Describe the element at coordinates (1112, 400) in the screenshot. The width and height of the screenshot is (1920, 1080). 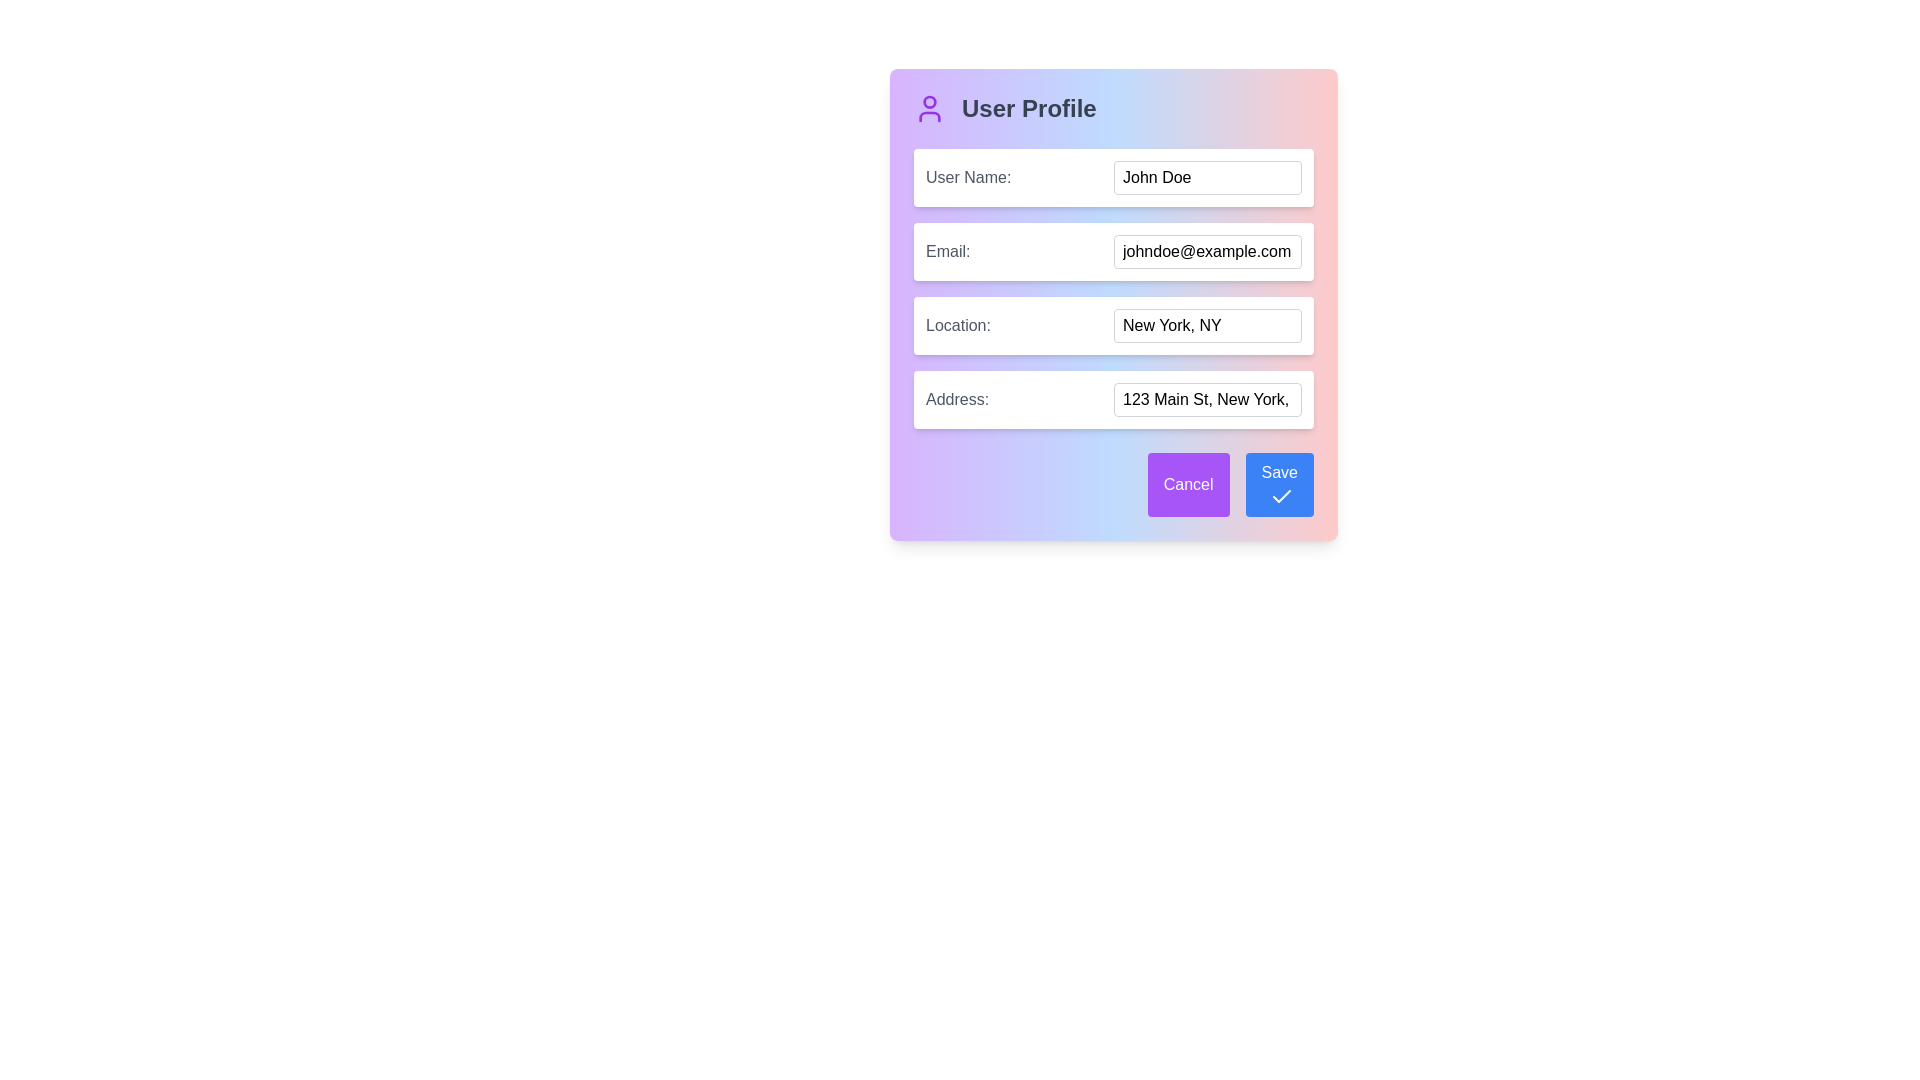
I see `the text input field in the 'User Profile' card` at that location.